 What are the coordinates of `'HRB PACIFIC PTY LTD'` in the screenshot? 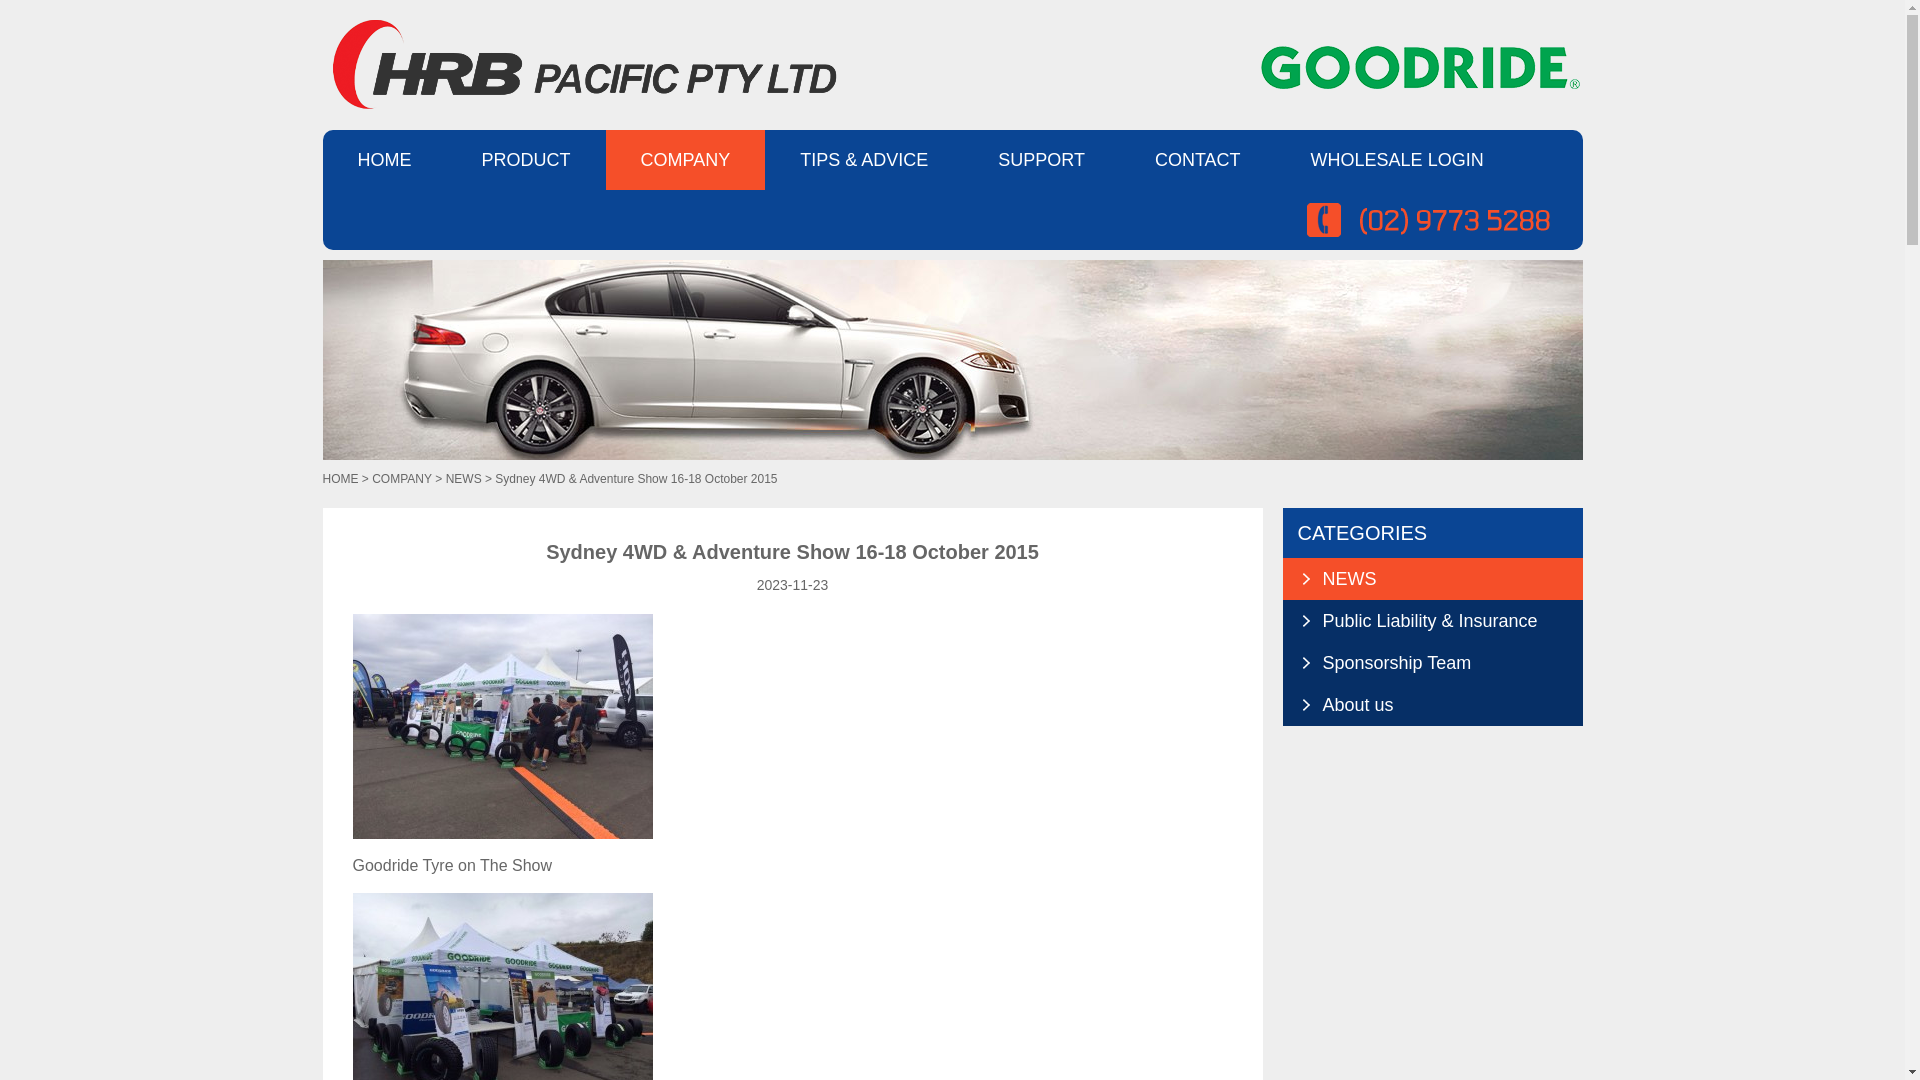 It's located at (578, 63).